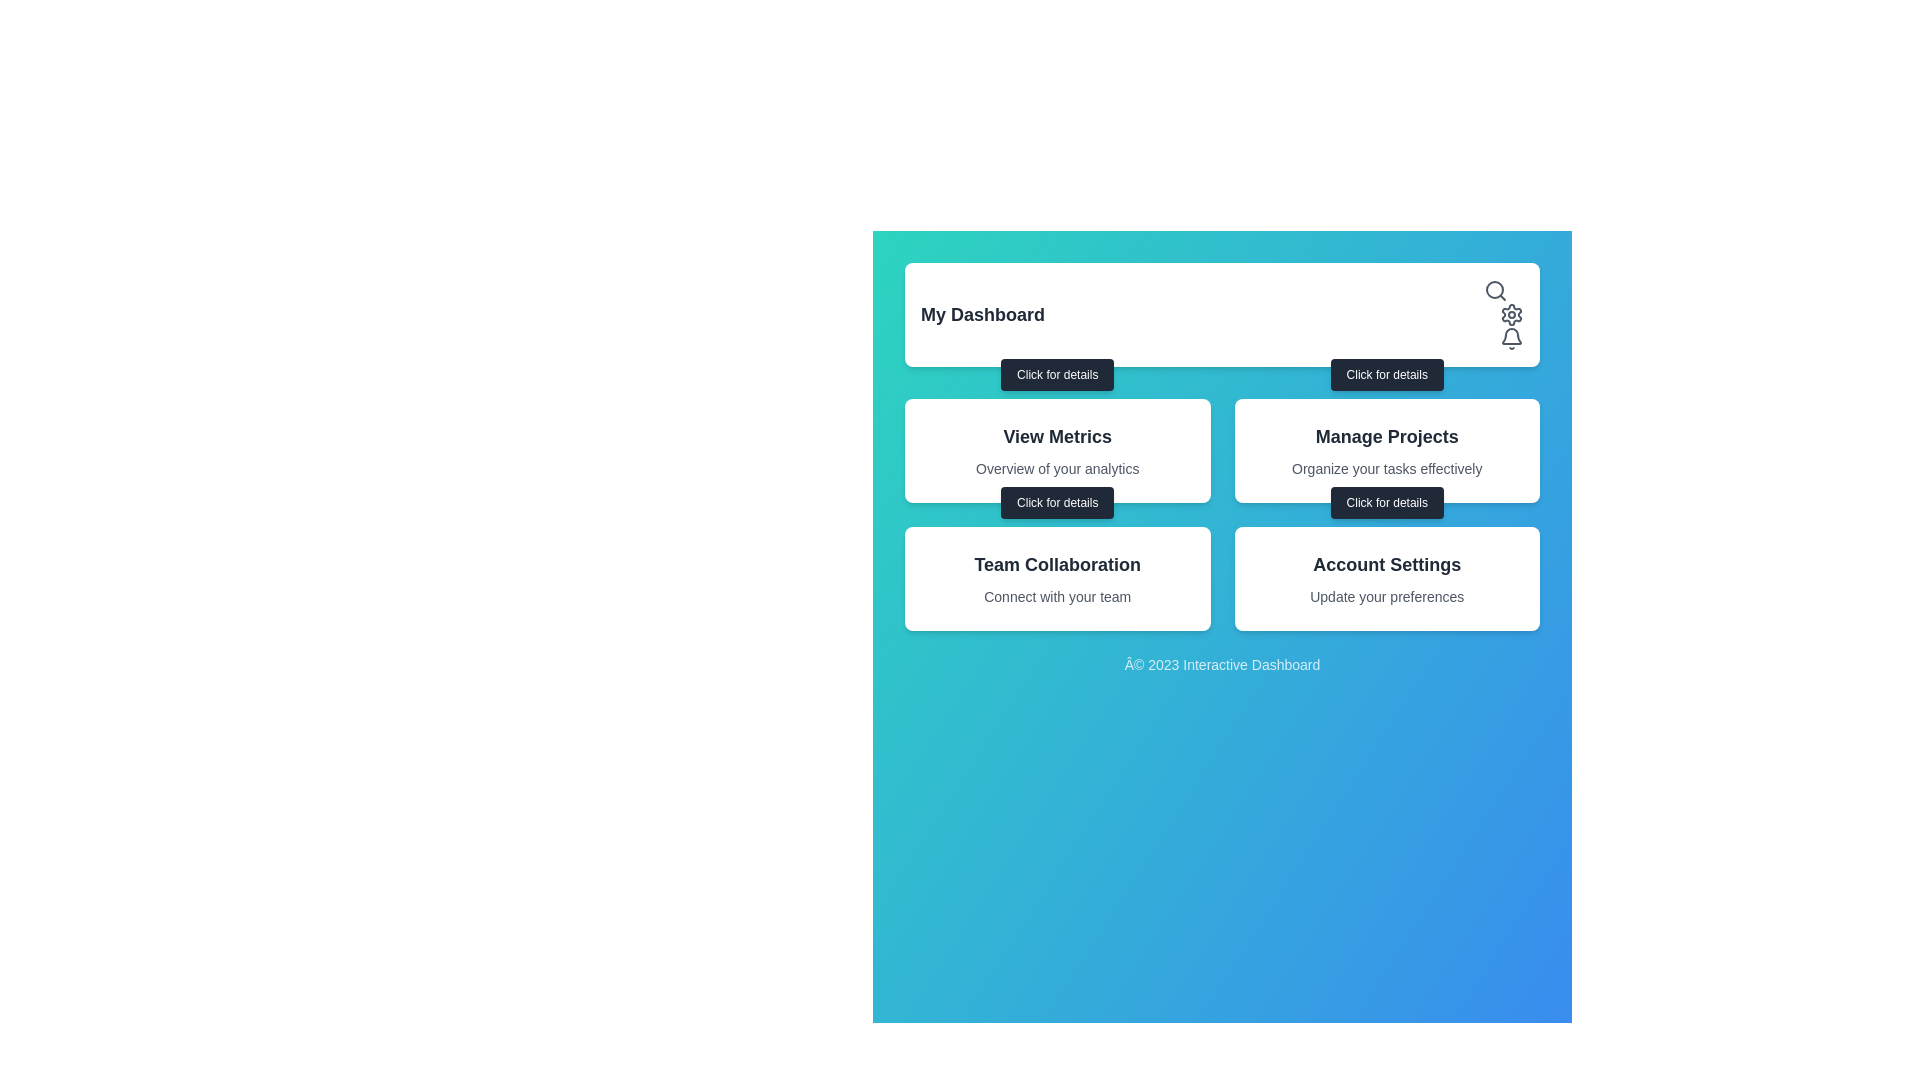 The height and width of the screenshot is (1080, 1920). What do you see at coordinates (1512, 335) in the screenshot?
I see `the notification bell icon located in the top-right corner of the interface` at bounding box center [1512, 335].